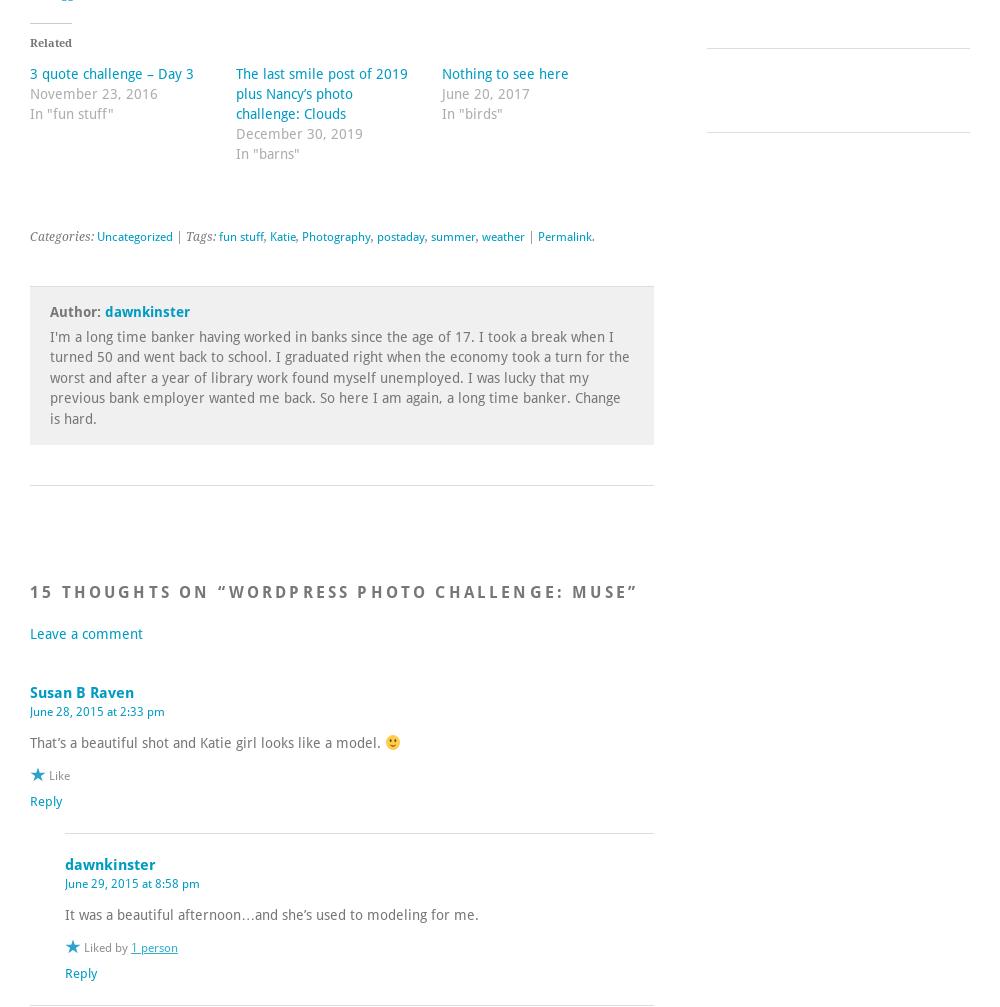 Image resolution: width=1000 pixels, height=1007 pixels. What do you see at coordinates (76, 311) in the screenshot?
I see `'Author:'` at bounding box center [76, 311].